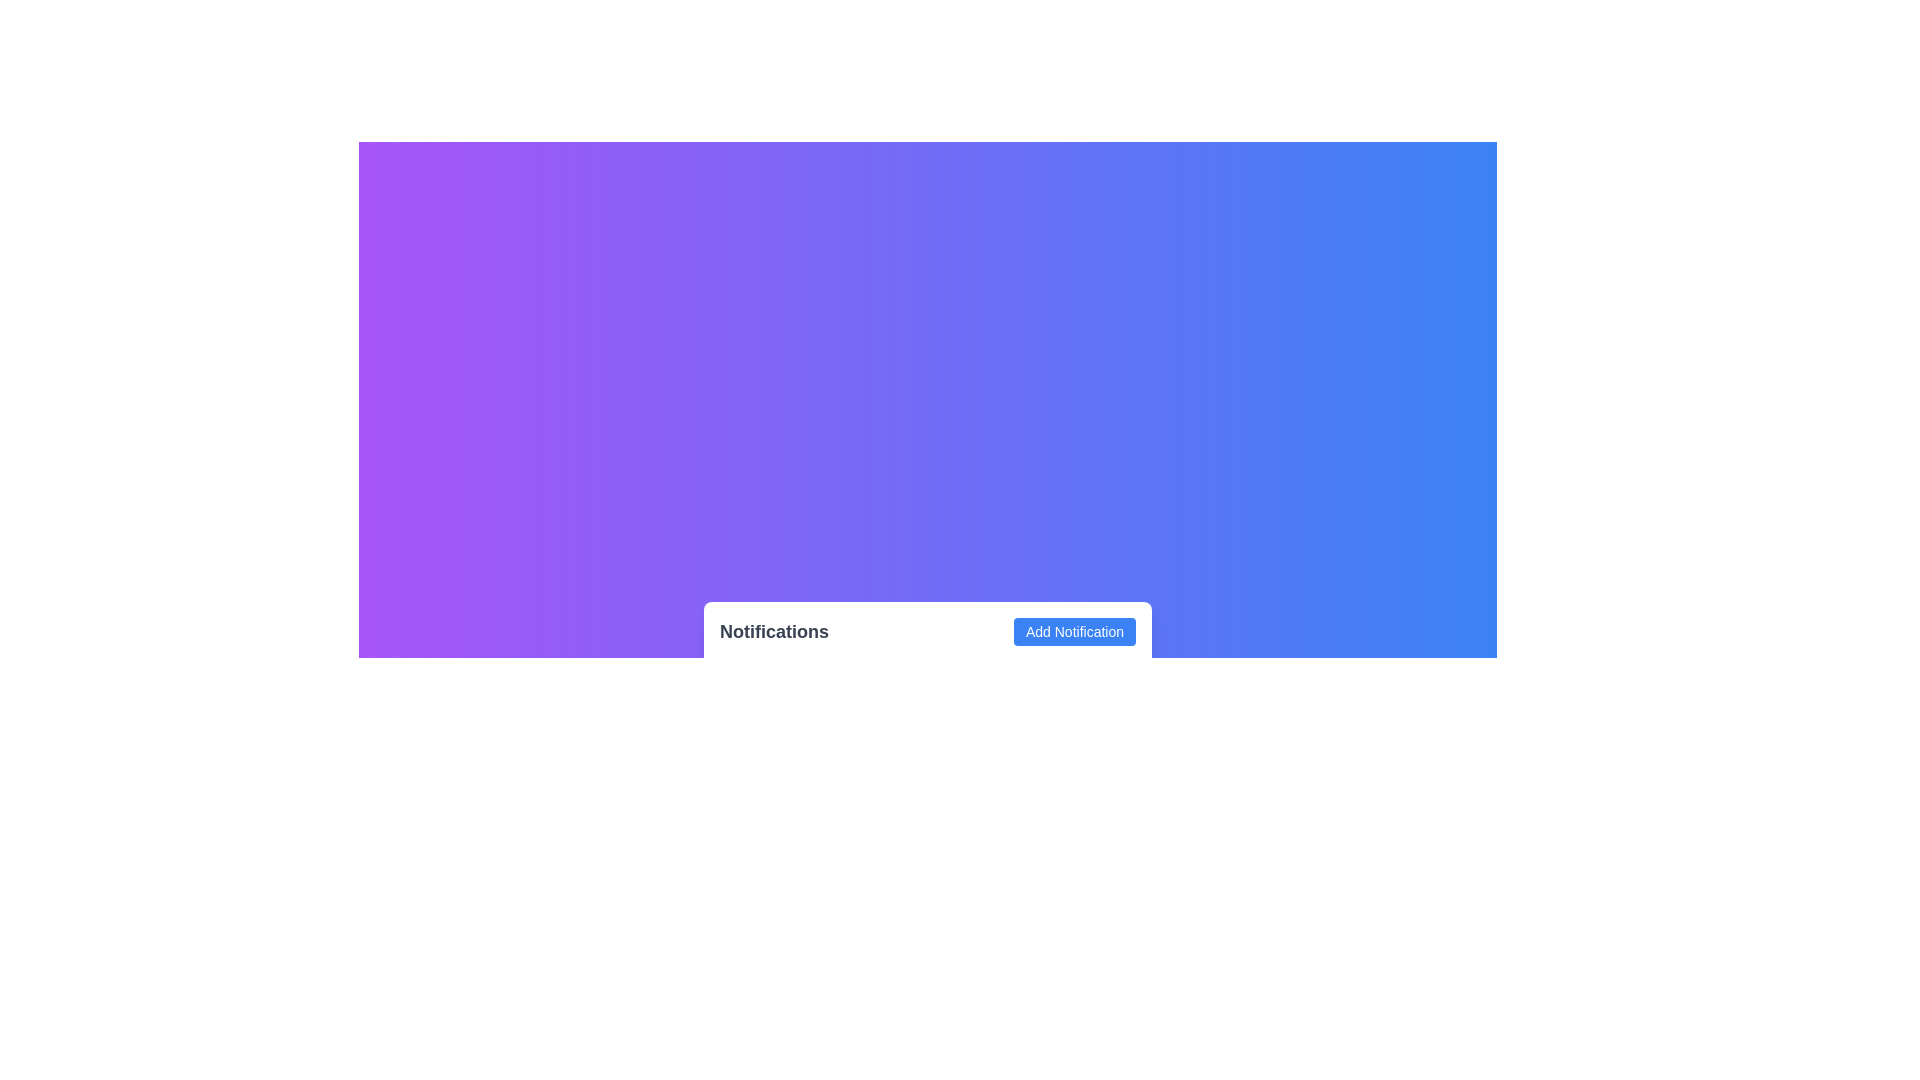 This screenshot has width=1920, height=1080. I want to click on the button located at the right end of the header section next to the text 'Notifications', so click(1074, 631).